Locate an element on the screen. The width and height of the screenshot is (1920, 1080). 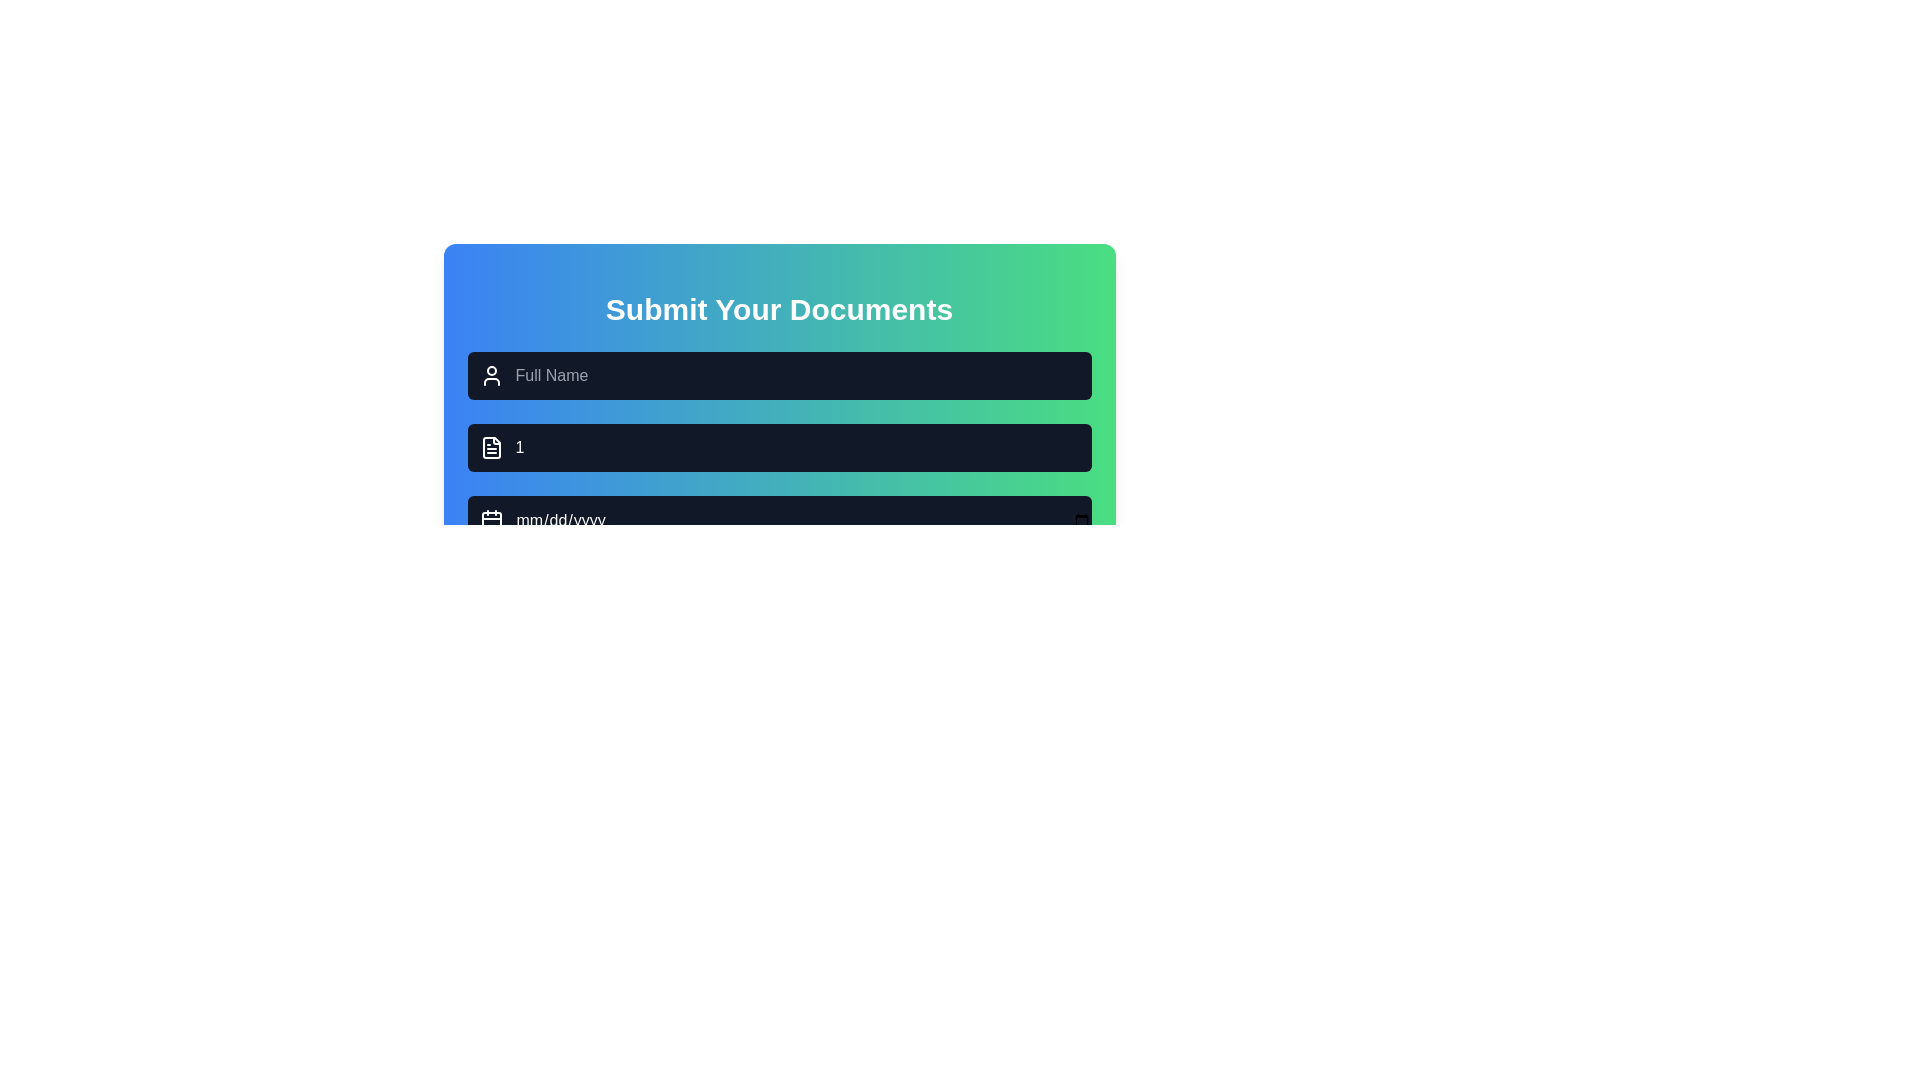
the simplified file or document icon with a dark background and white outlines, located under the 'Submit Your Documents' text input is located at coordinates (491, 446).